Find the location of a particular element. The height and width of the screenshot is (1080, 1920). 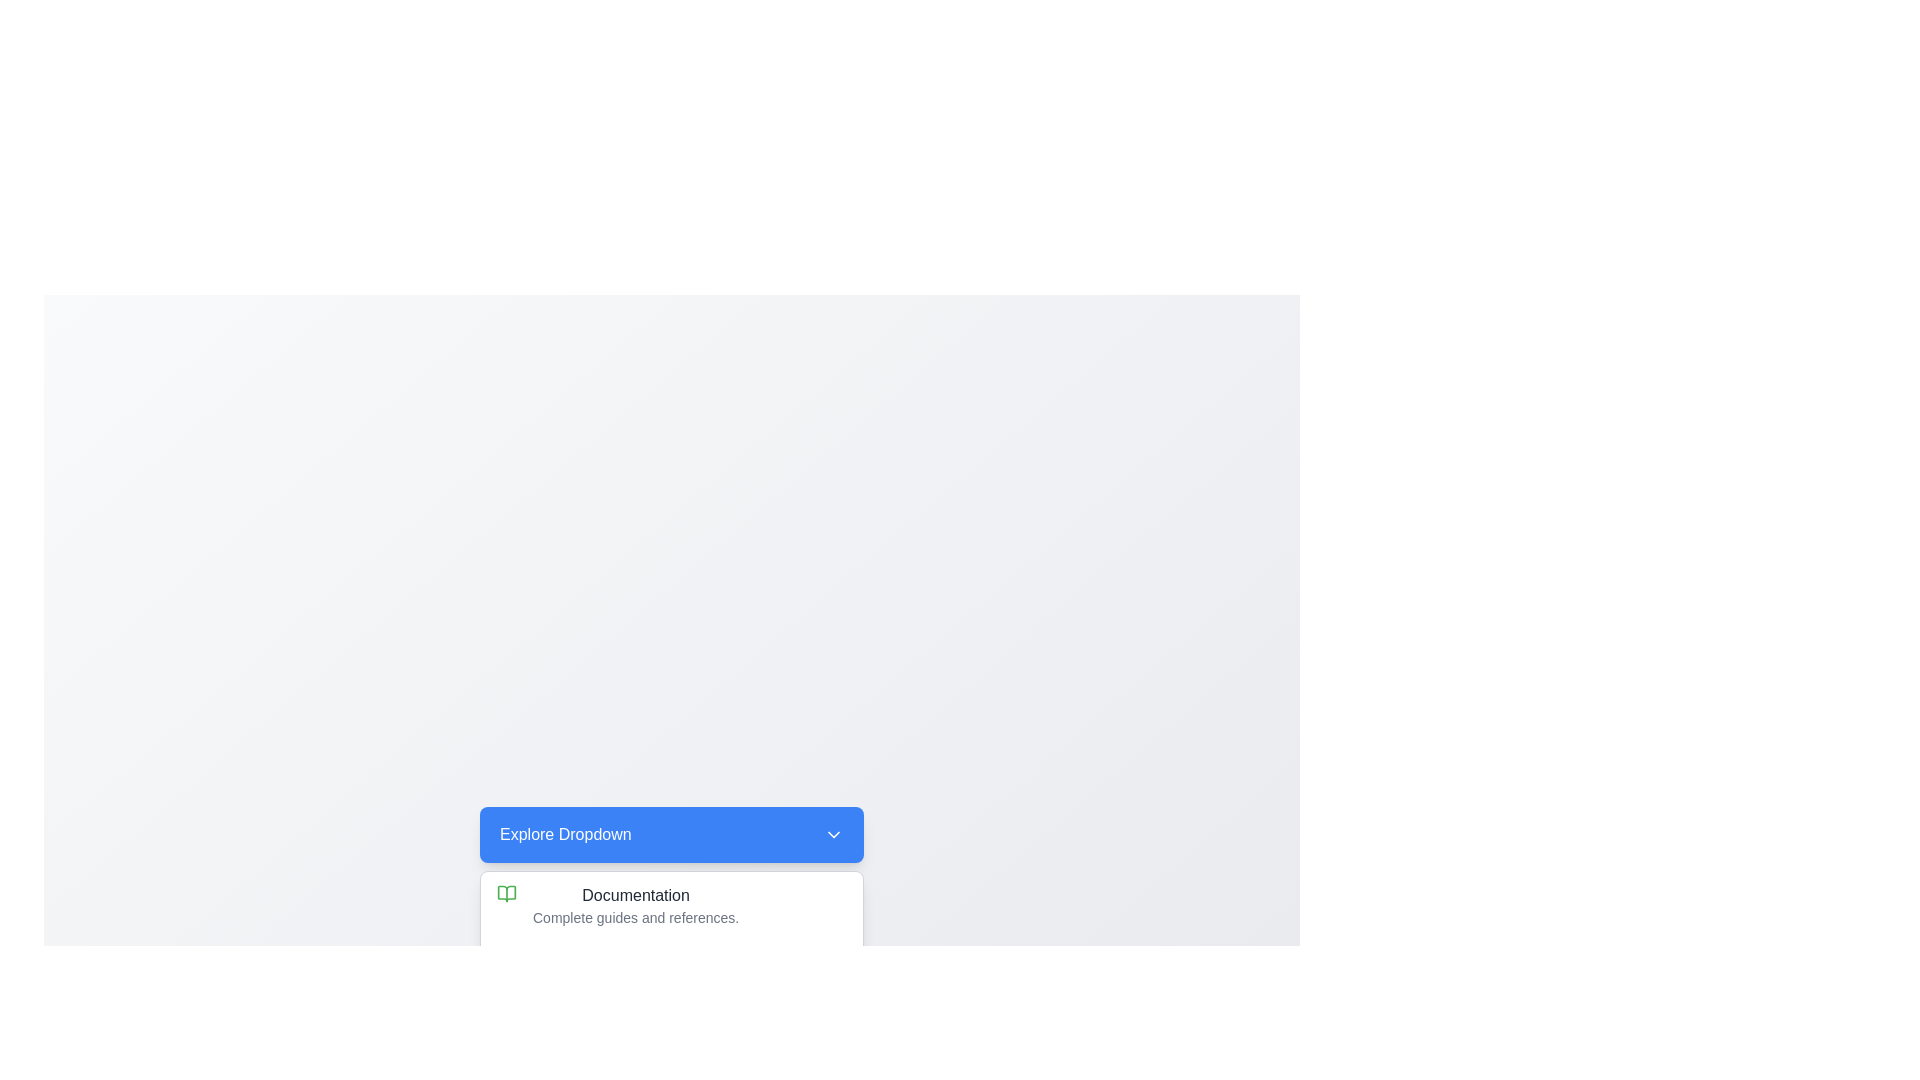

the icon at the far-right corner of the 'Explore Dropdown' button is located at coordinates (834, 834).